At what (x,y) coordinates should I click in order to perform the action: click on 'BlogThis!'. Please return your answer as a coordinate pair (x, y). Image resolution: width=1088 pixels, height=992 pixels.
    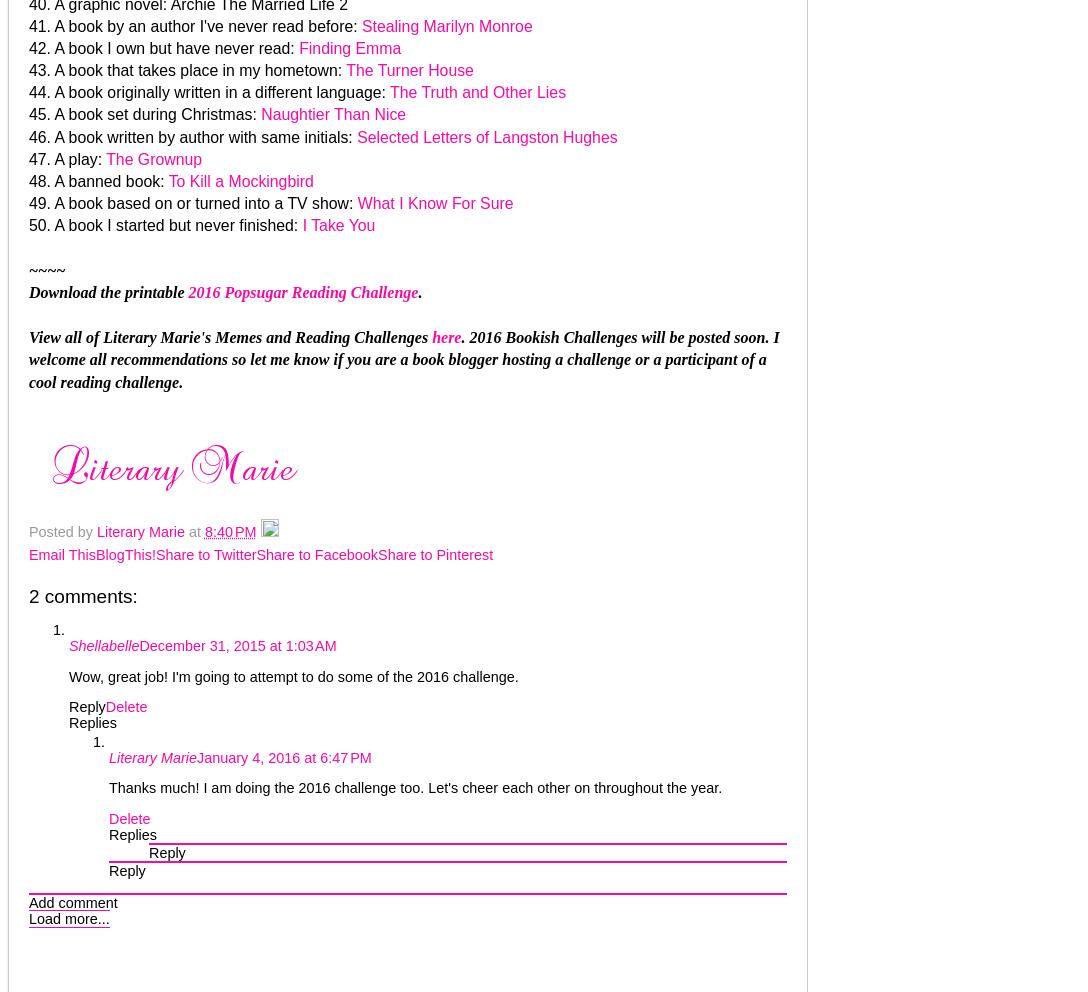
    Looking at the image, I should click on (125, 554).